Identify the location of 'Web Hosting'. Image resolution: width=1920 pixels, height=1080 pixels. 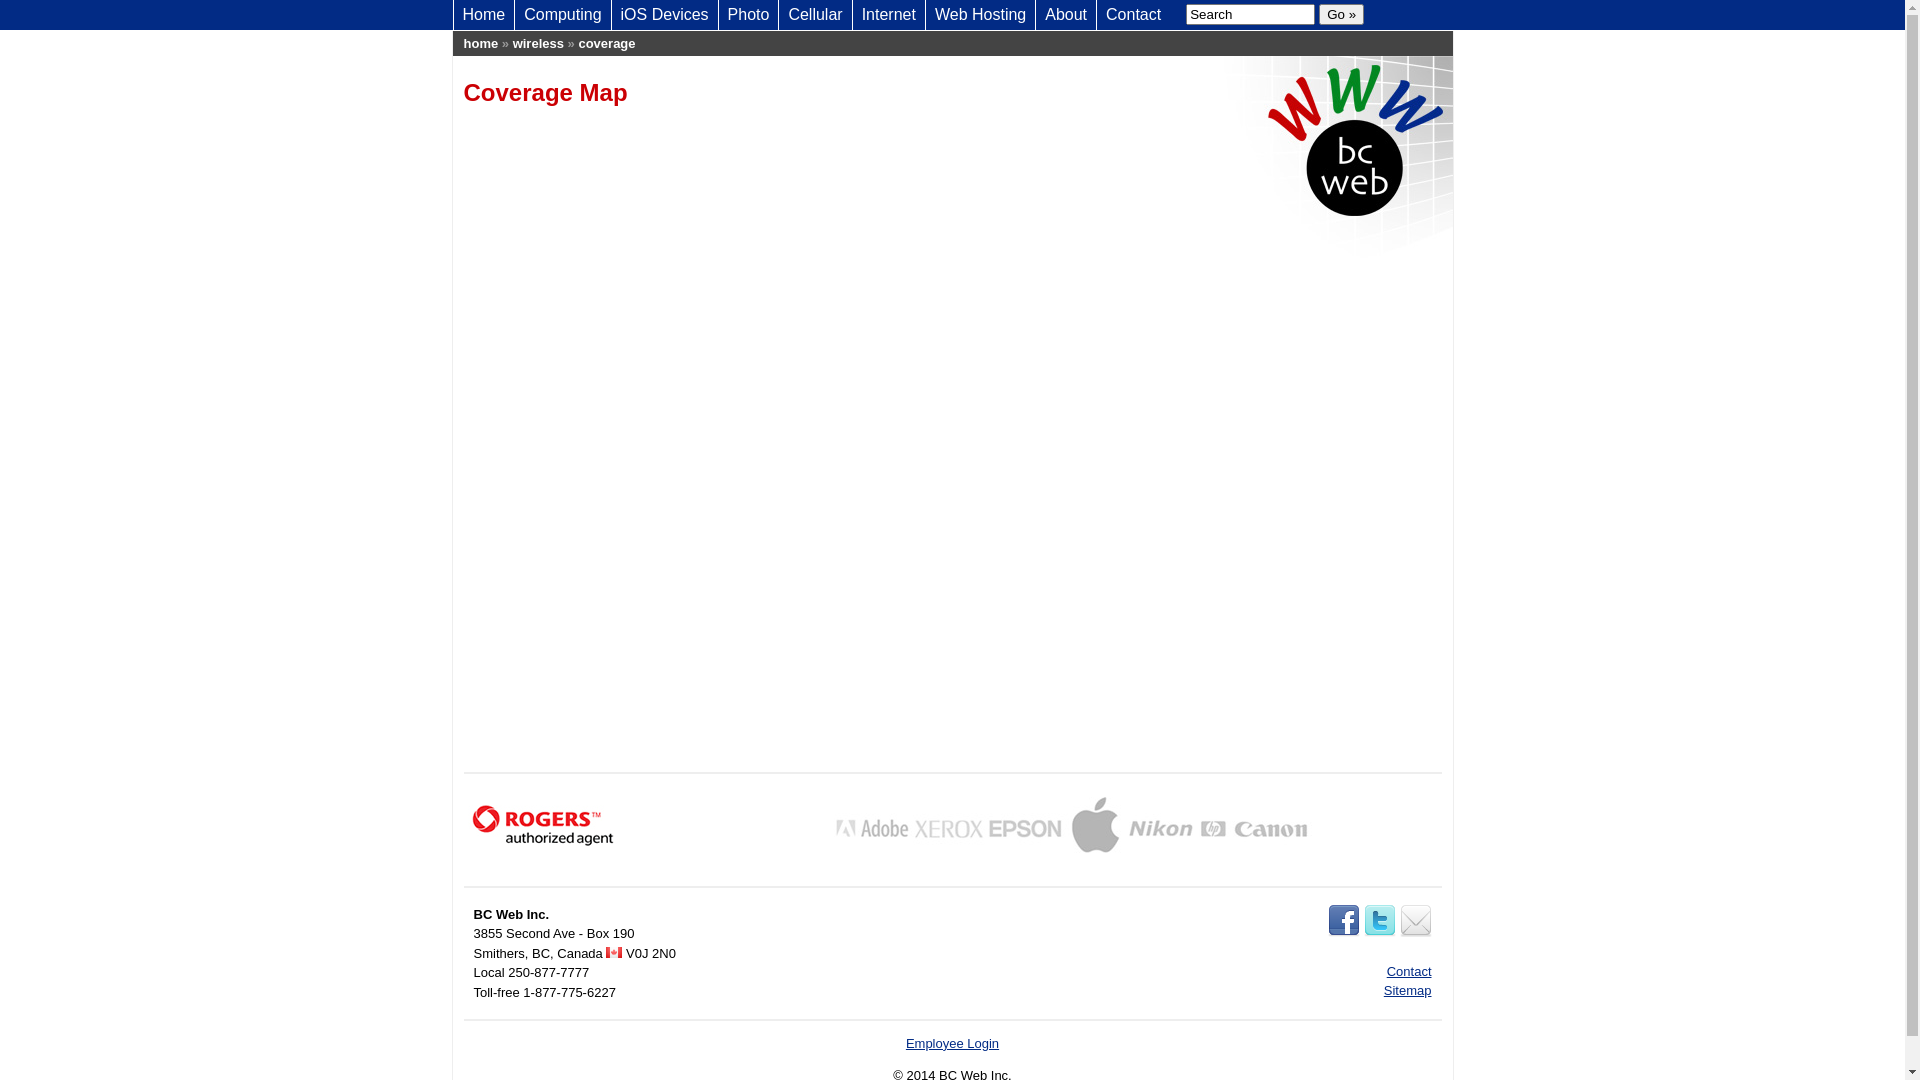
(925, 15).